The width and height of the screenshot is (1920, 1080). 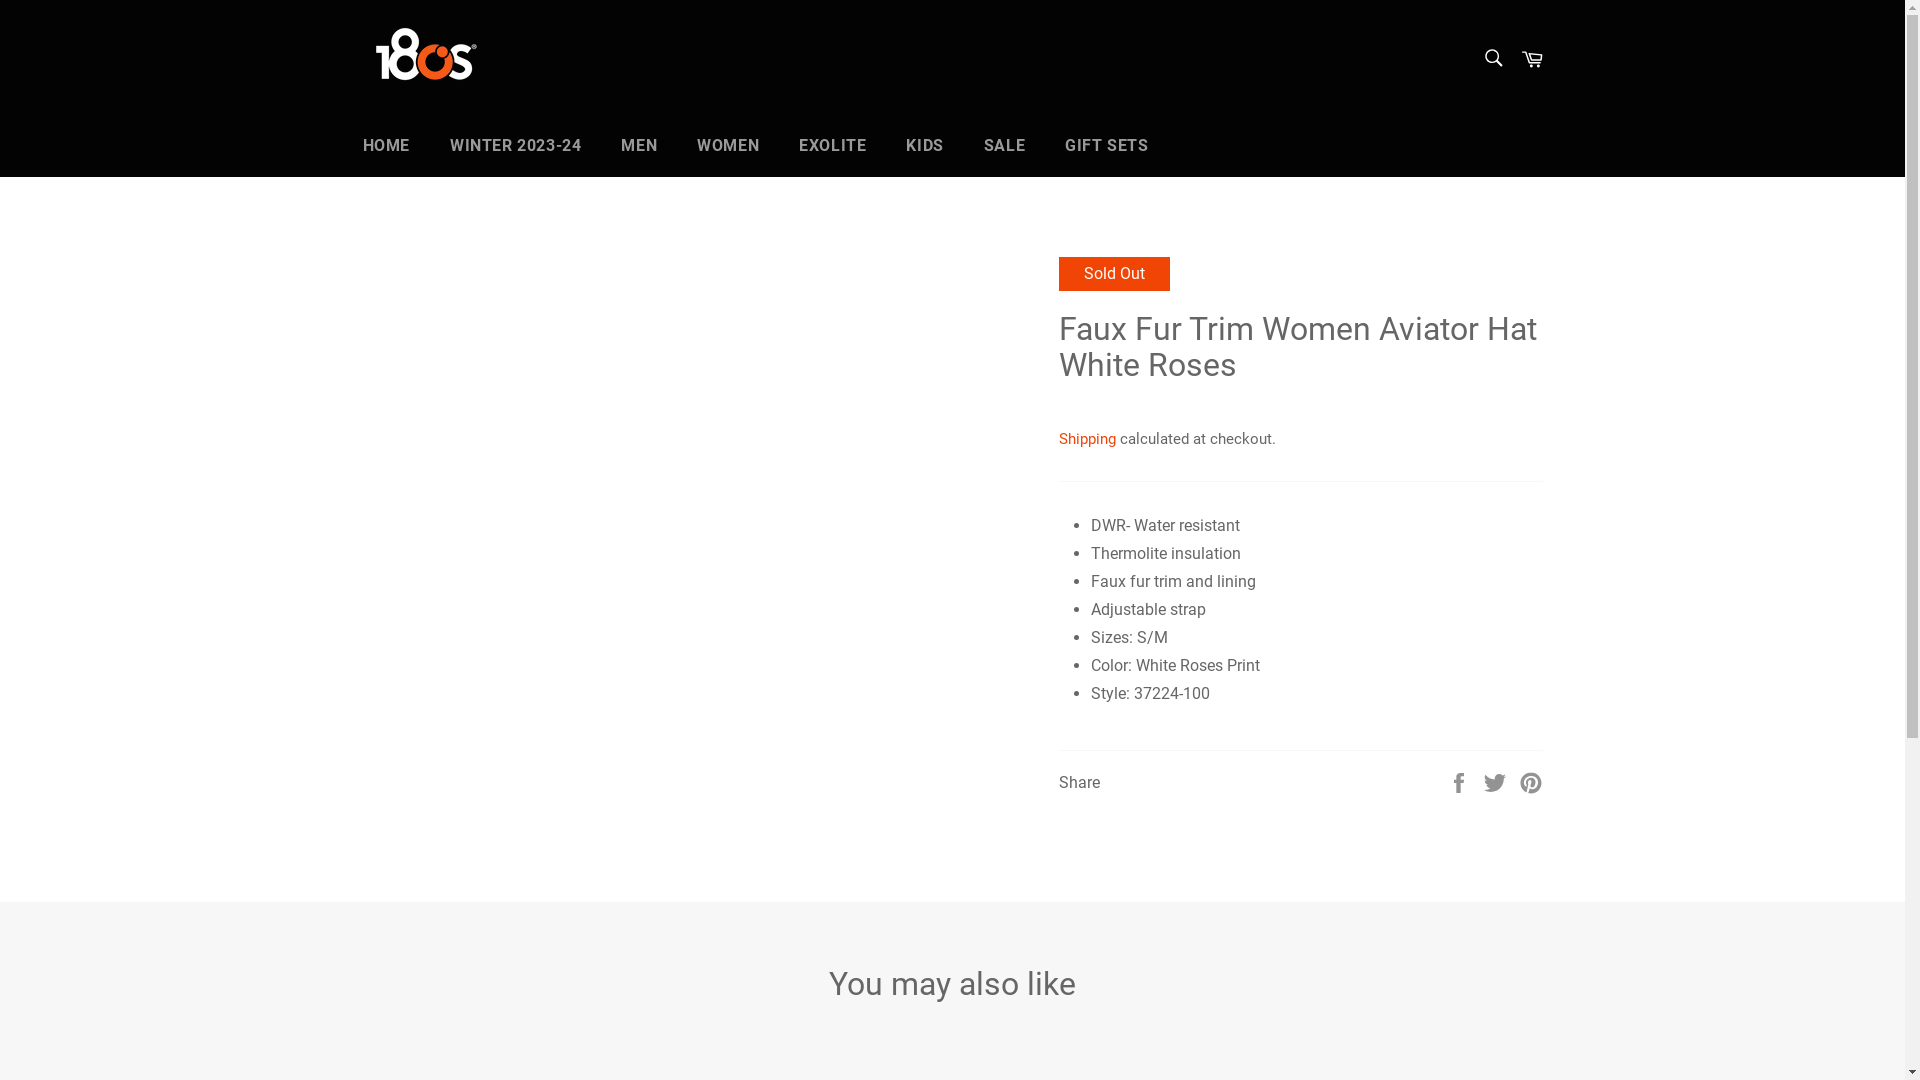 What do you see at coordinates (1458, 784) in the screenshot?
I see `'Share this on Facebook'` at bounding box center [1458, 784].